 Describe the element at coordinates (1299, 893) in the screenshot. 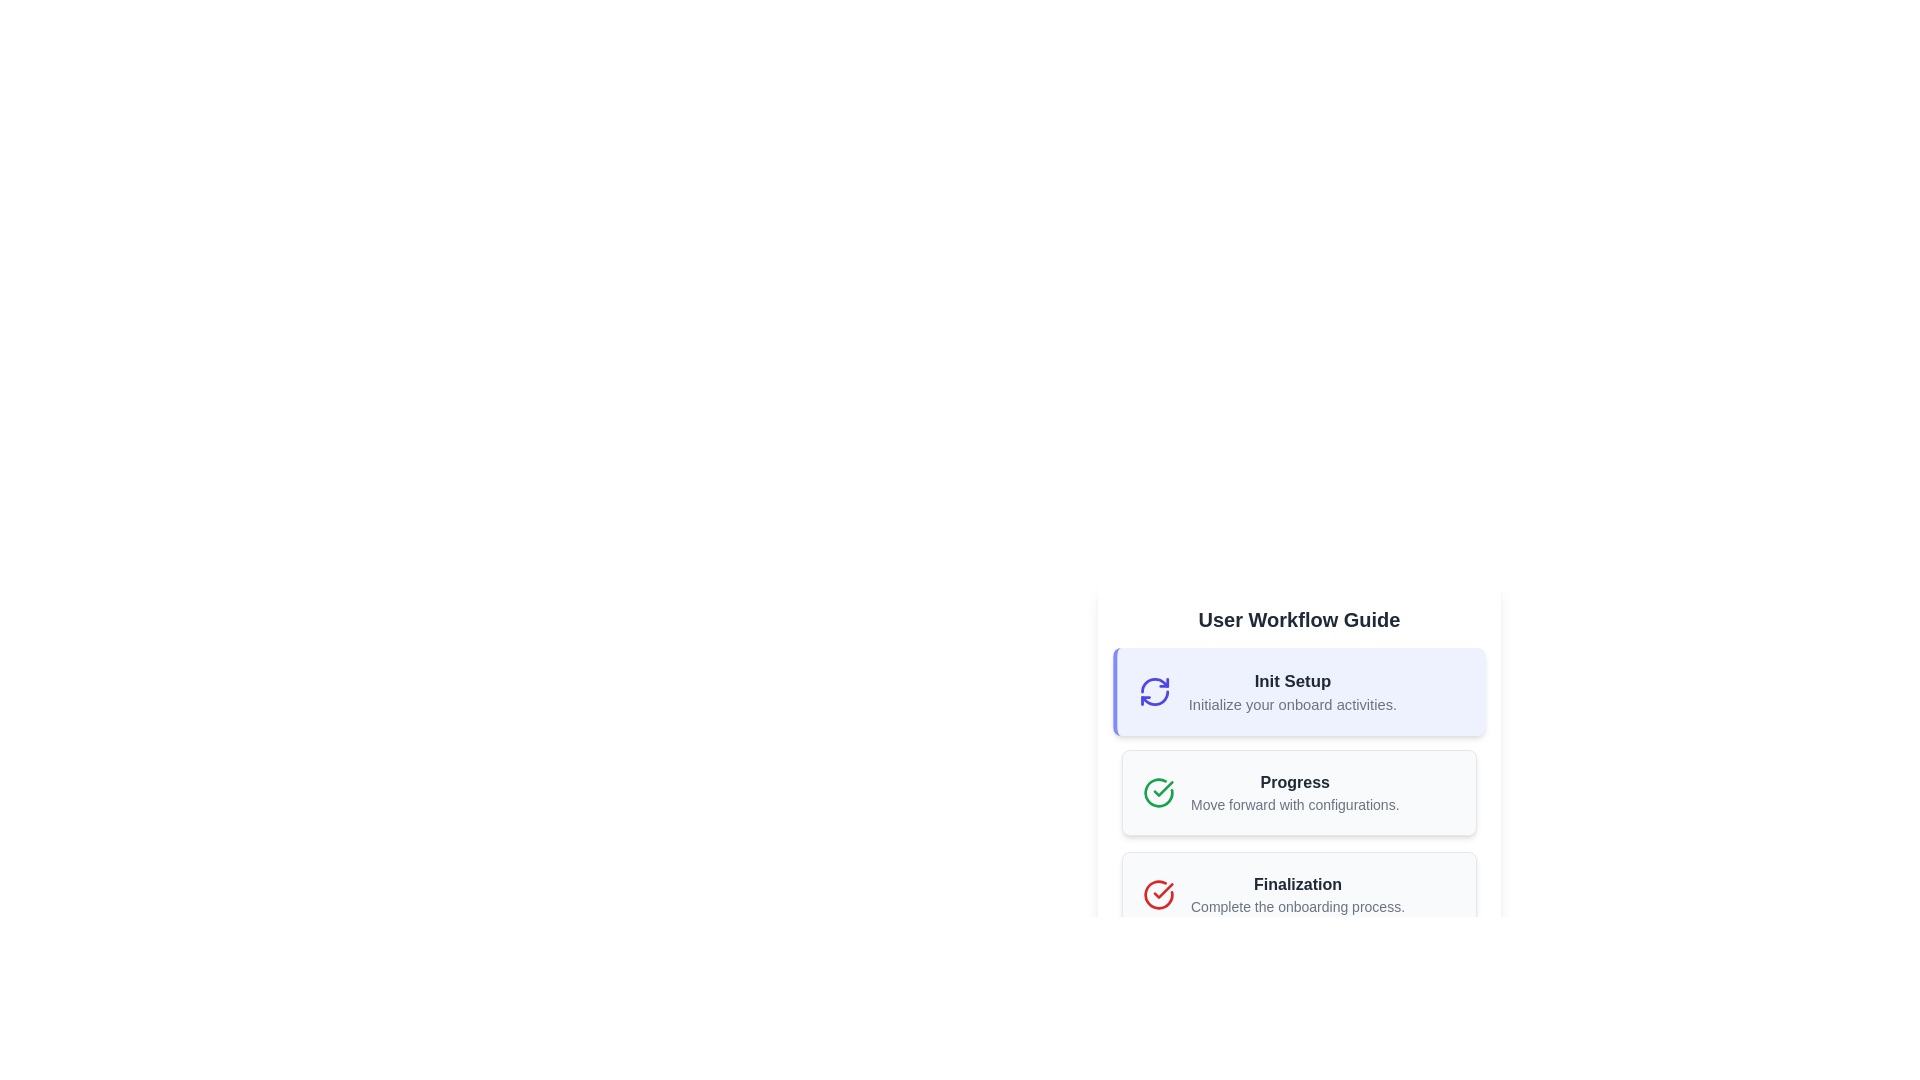

I see `the third informational card in the 'User Workflow Guide' section` at that location.